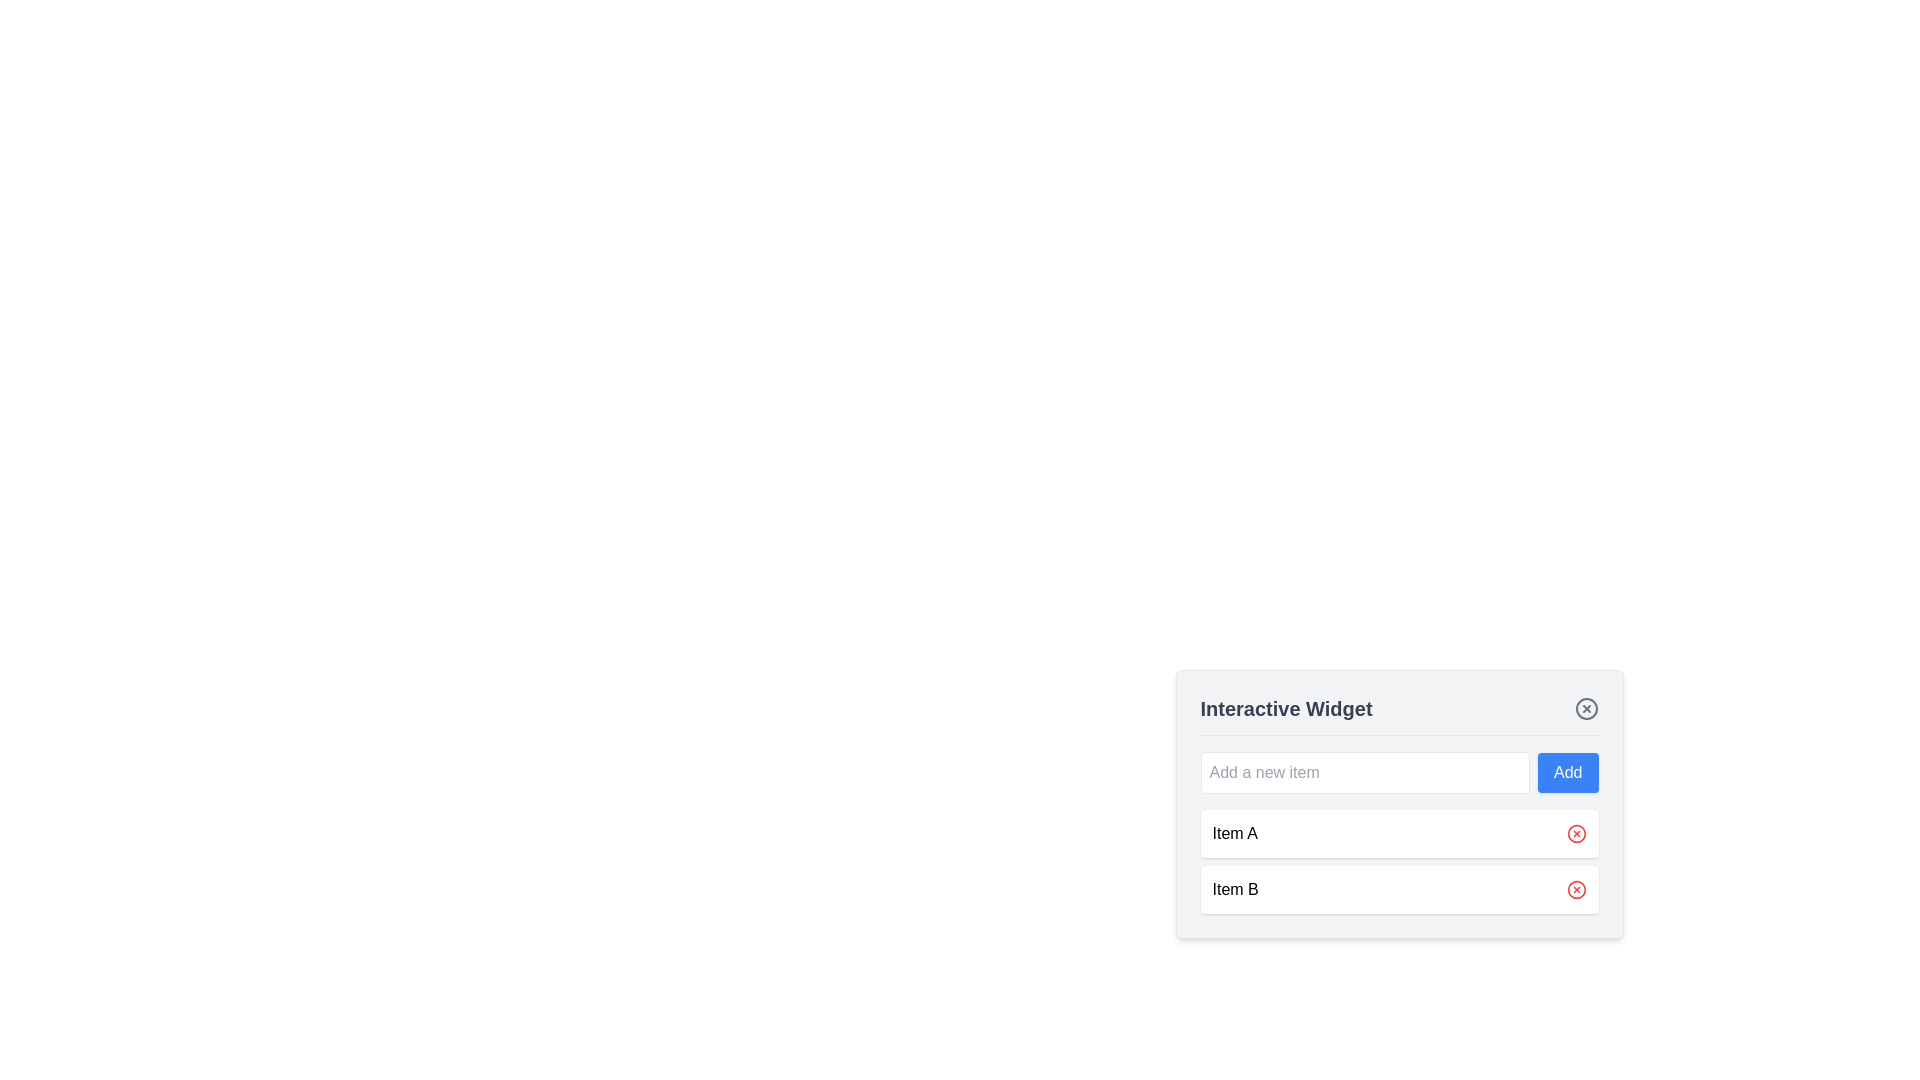 This screenshot has width=1920, height=1080. I want to click on the SVG circle that represents the close button, so click(1585, 708).